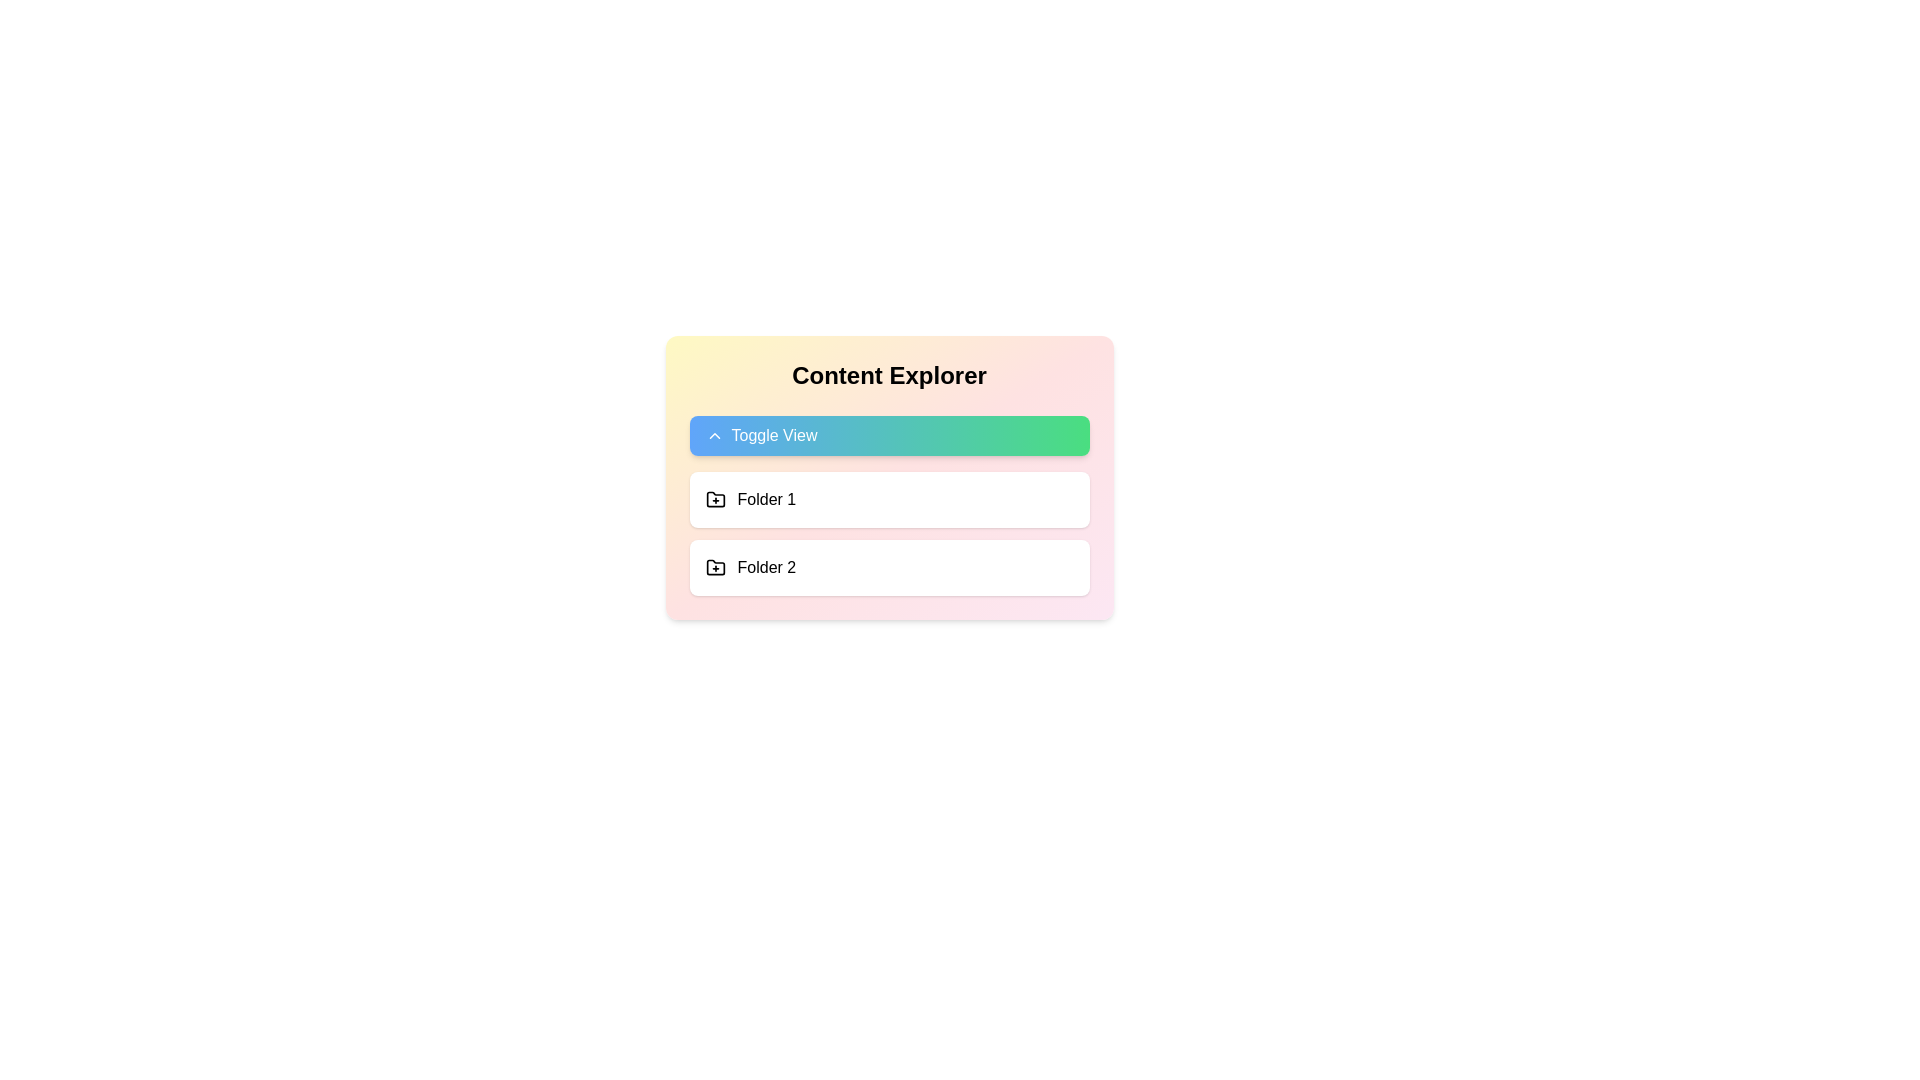  Describe the element at coordinates (749, 499) in the screenshot. I see `the first row in the list containing a folder icon and the text 'Folder 1'` at that location.